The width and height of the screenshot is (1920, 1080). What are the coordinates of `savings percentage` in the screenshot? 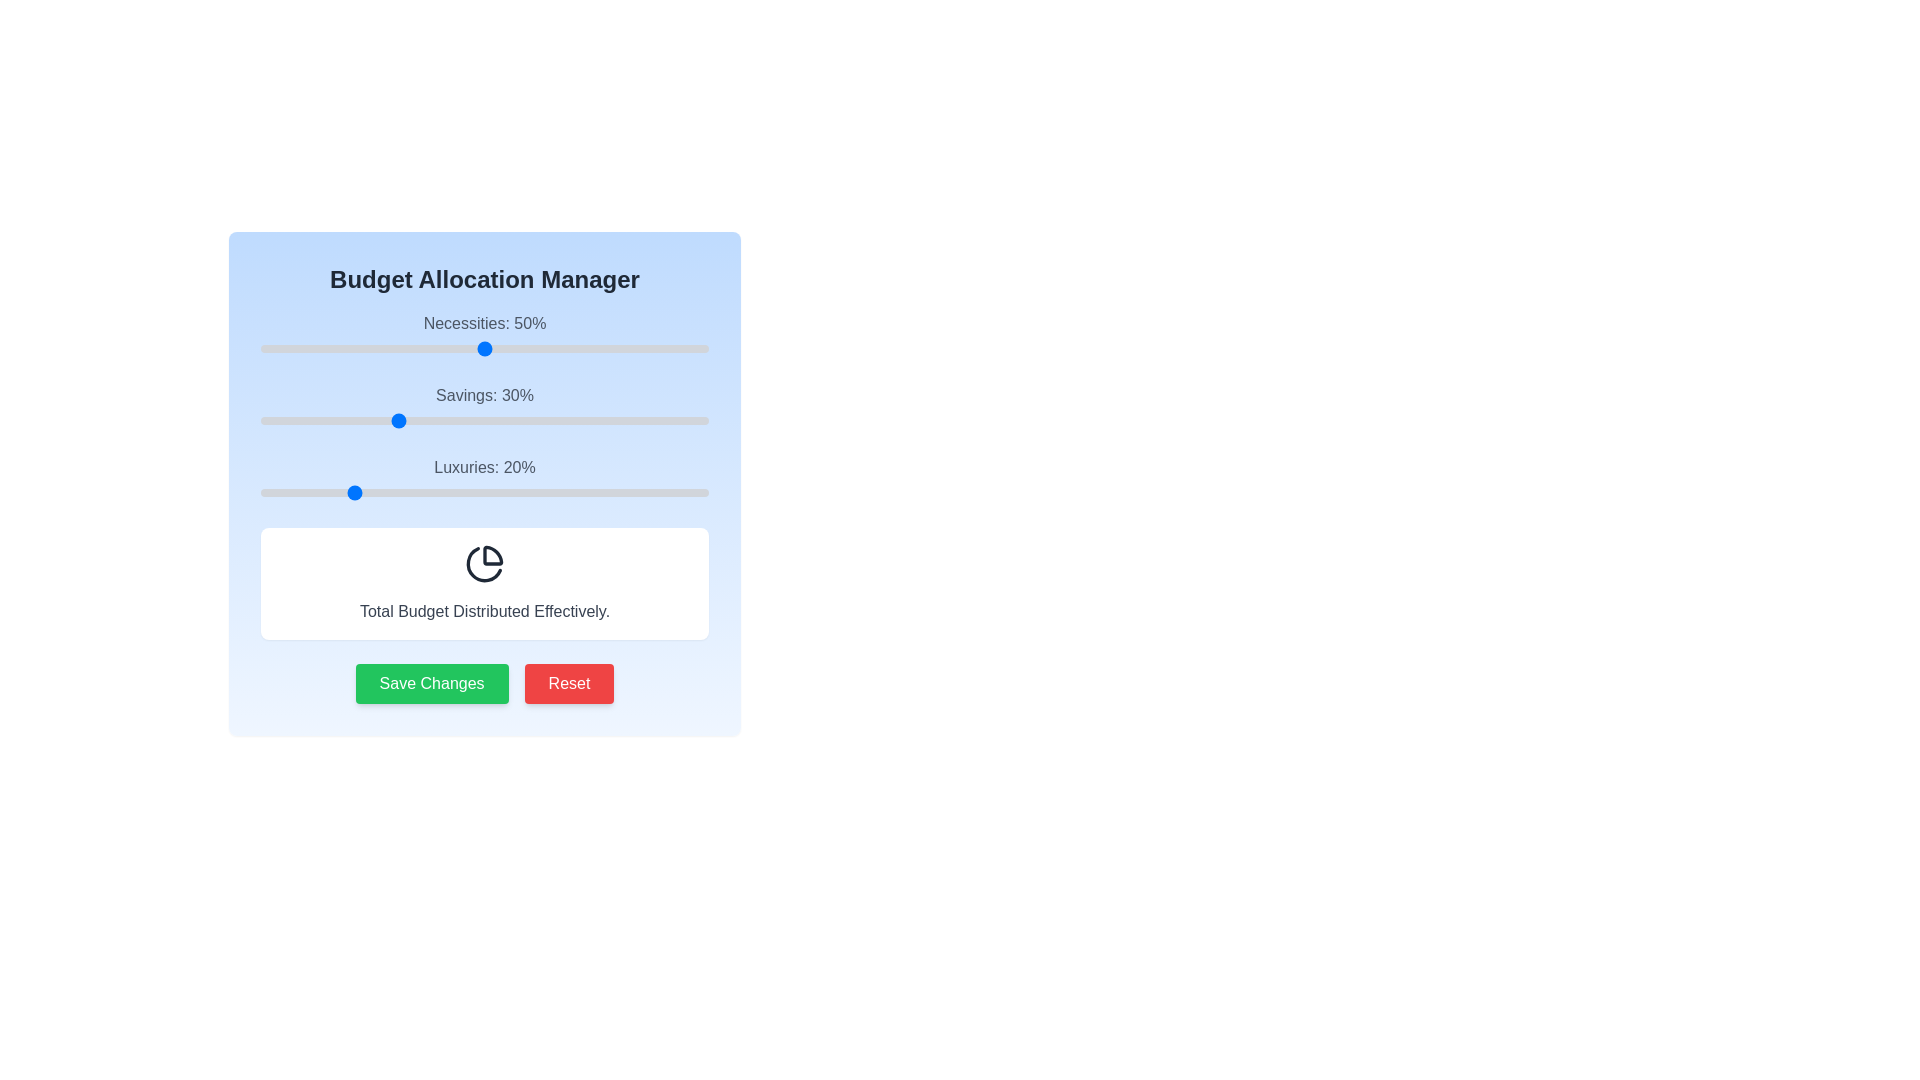 It's located at (395, 419).